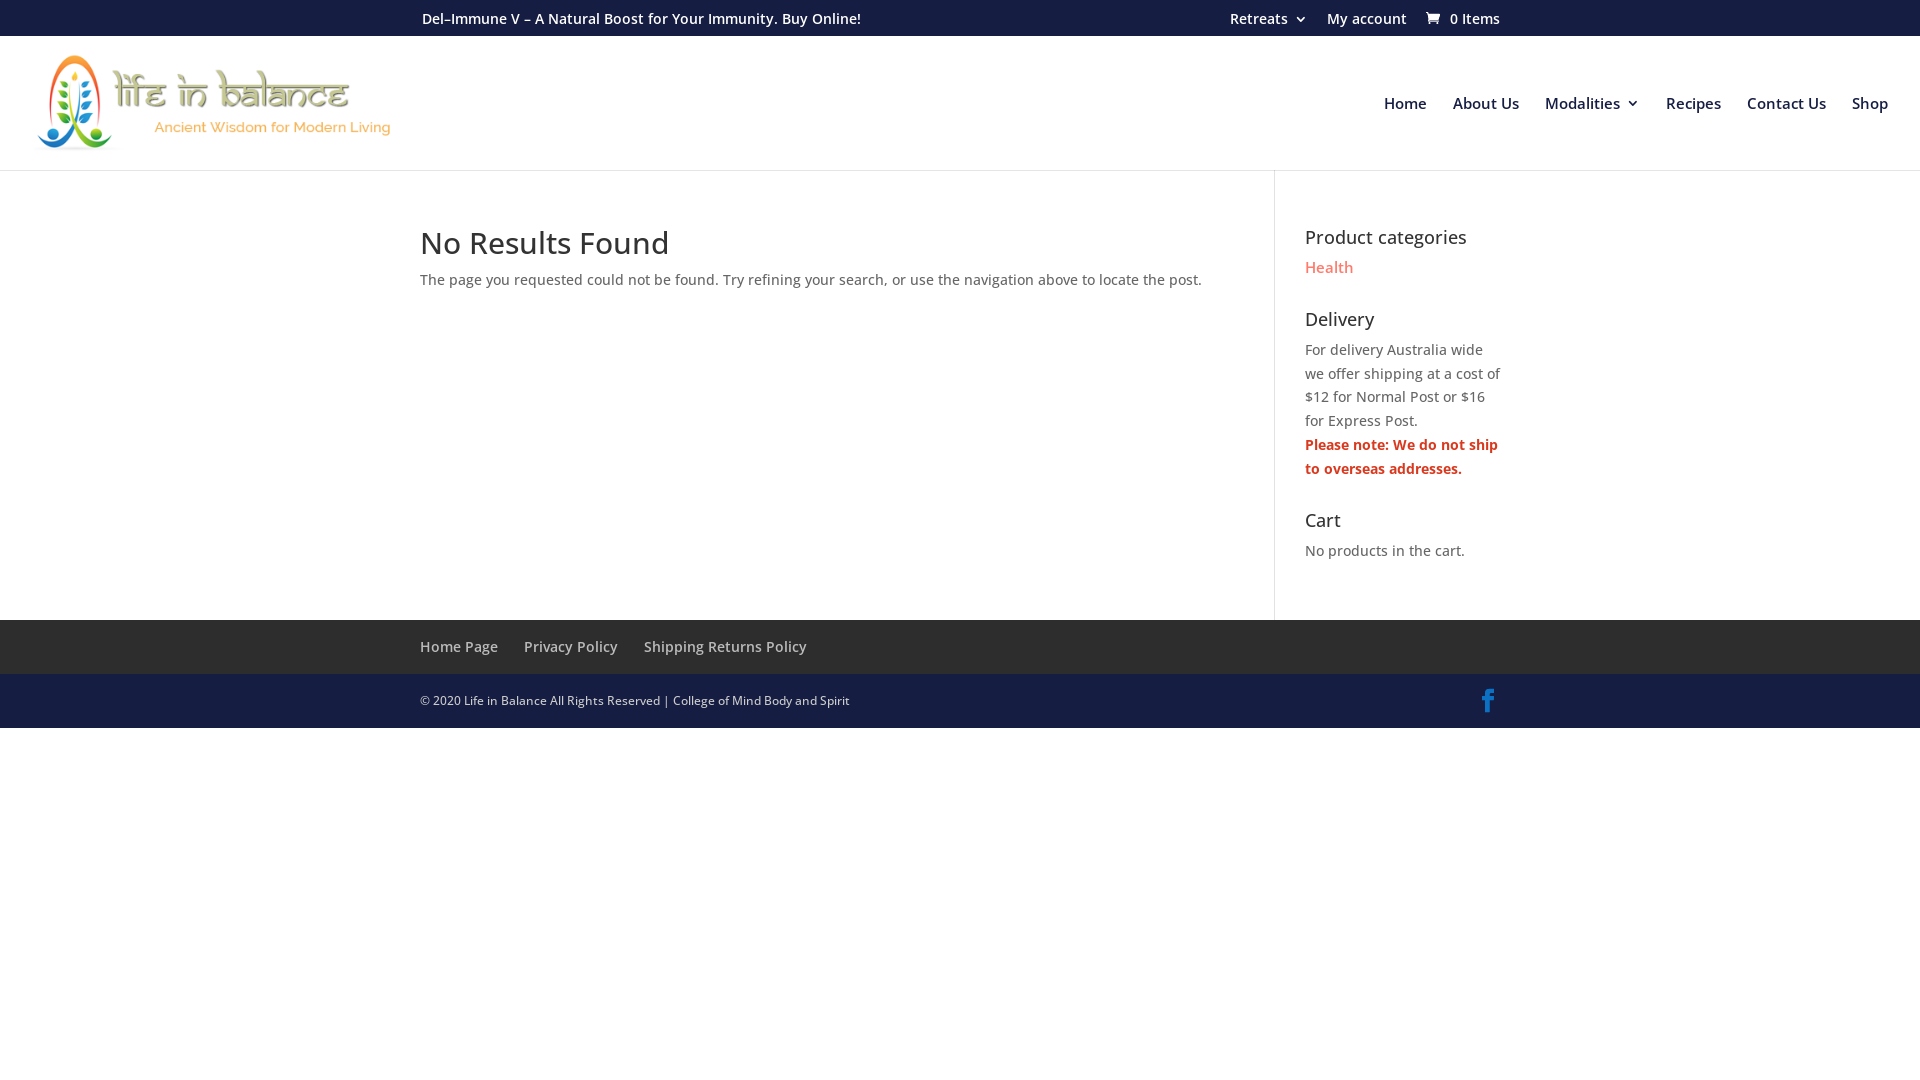  Describe the element at coordinates (1851, 132) in the screenshot. I see `'Shop'` at that location.